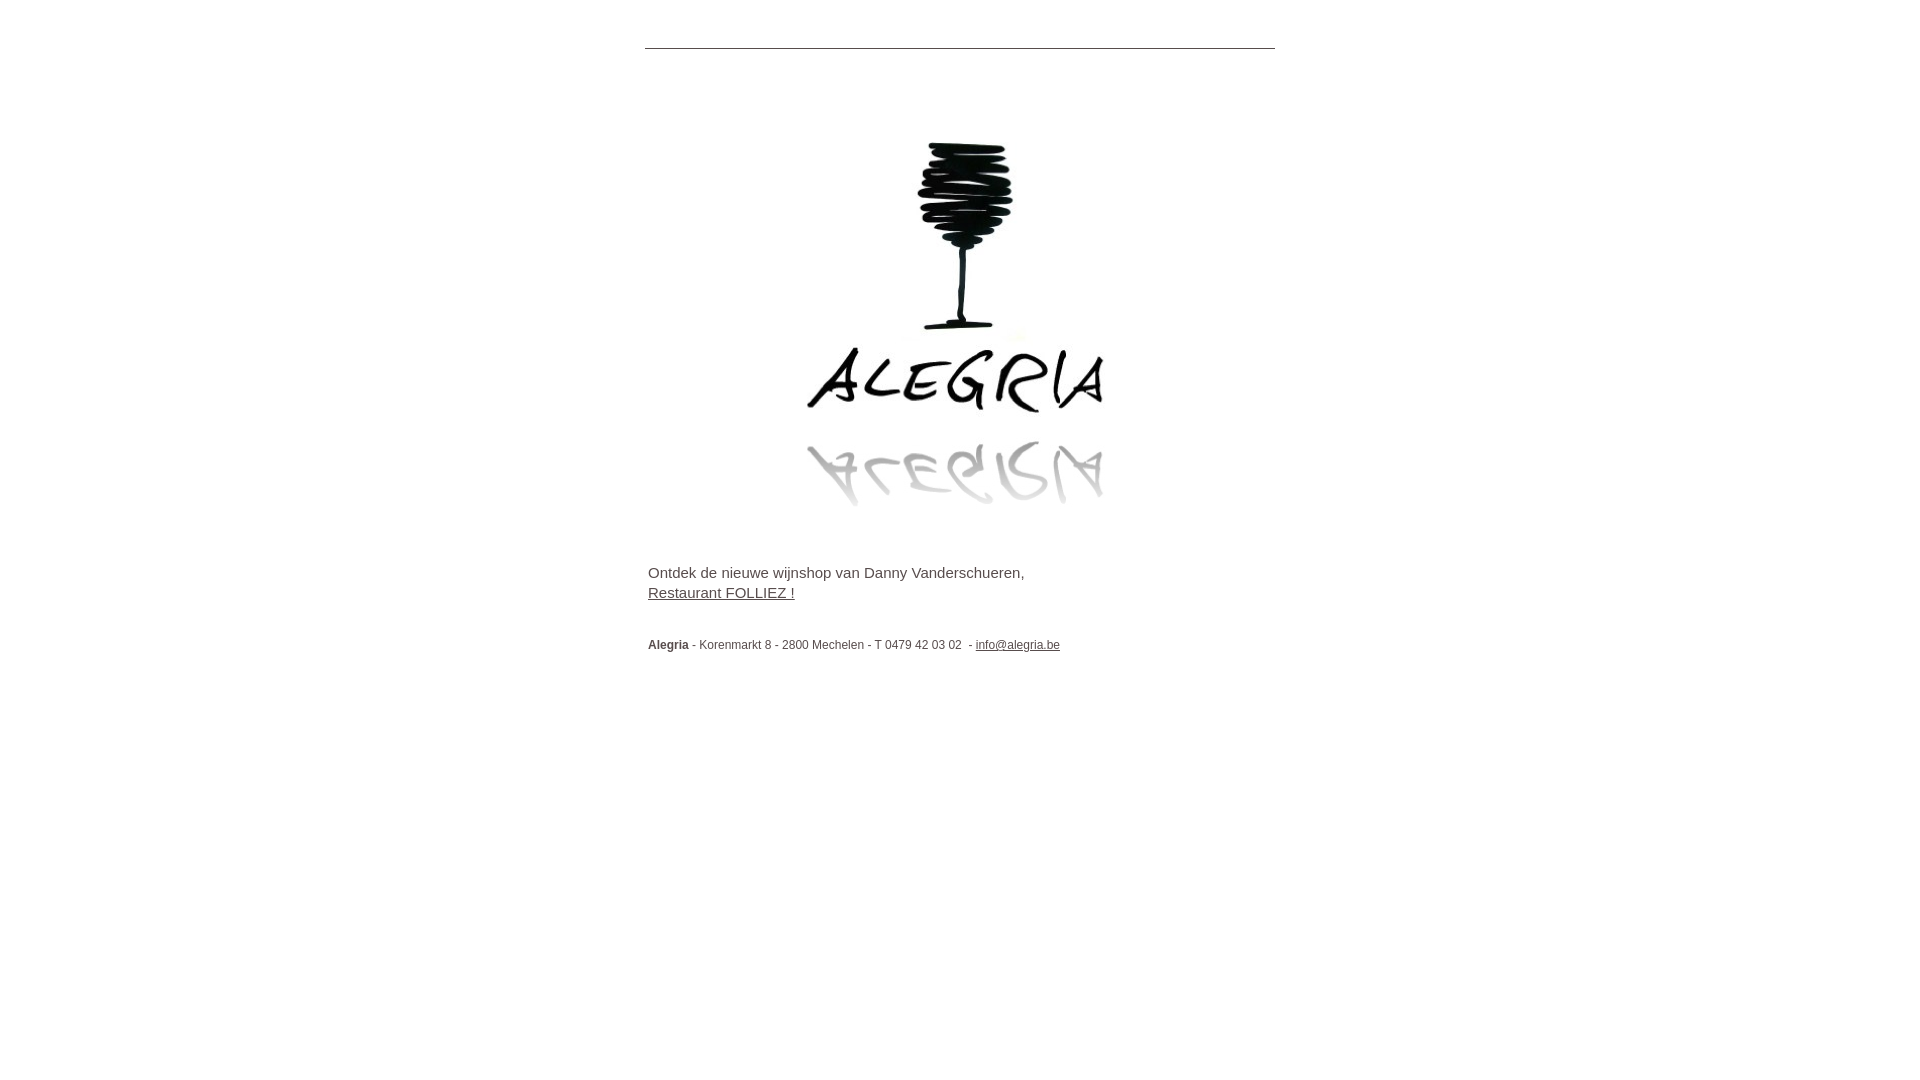 This screenshot has width=1920, height=1080. I want to click on 'info@alegria.be', so click(1017, 644).